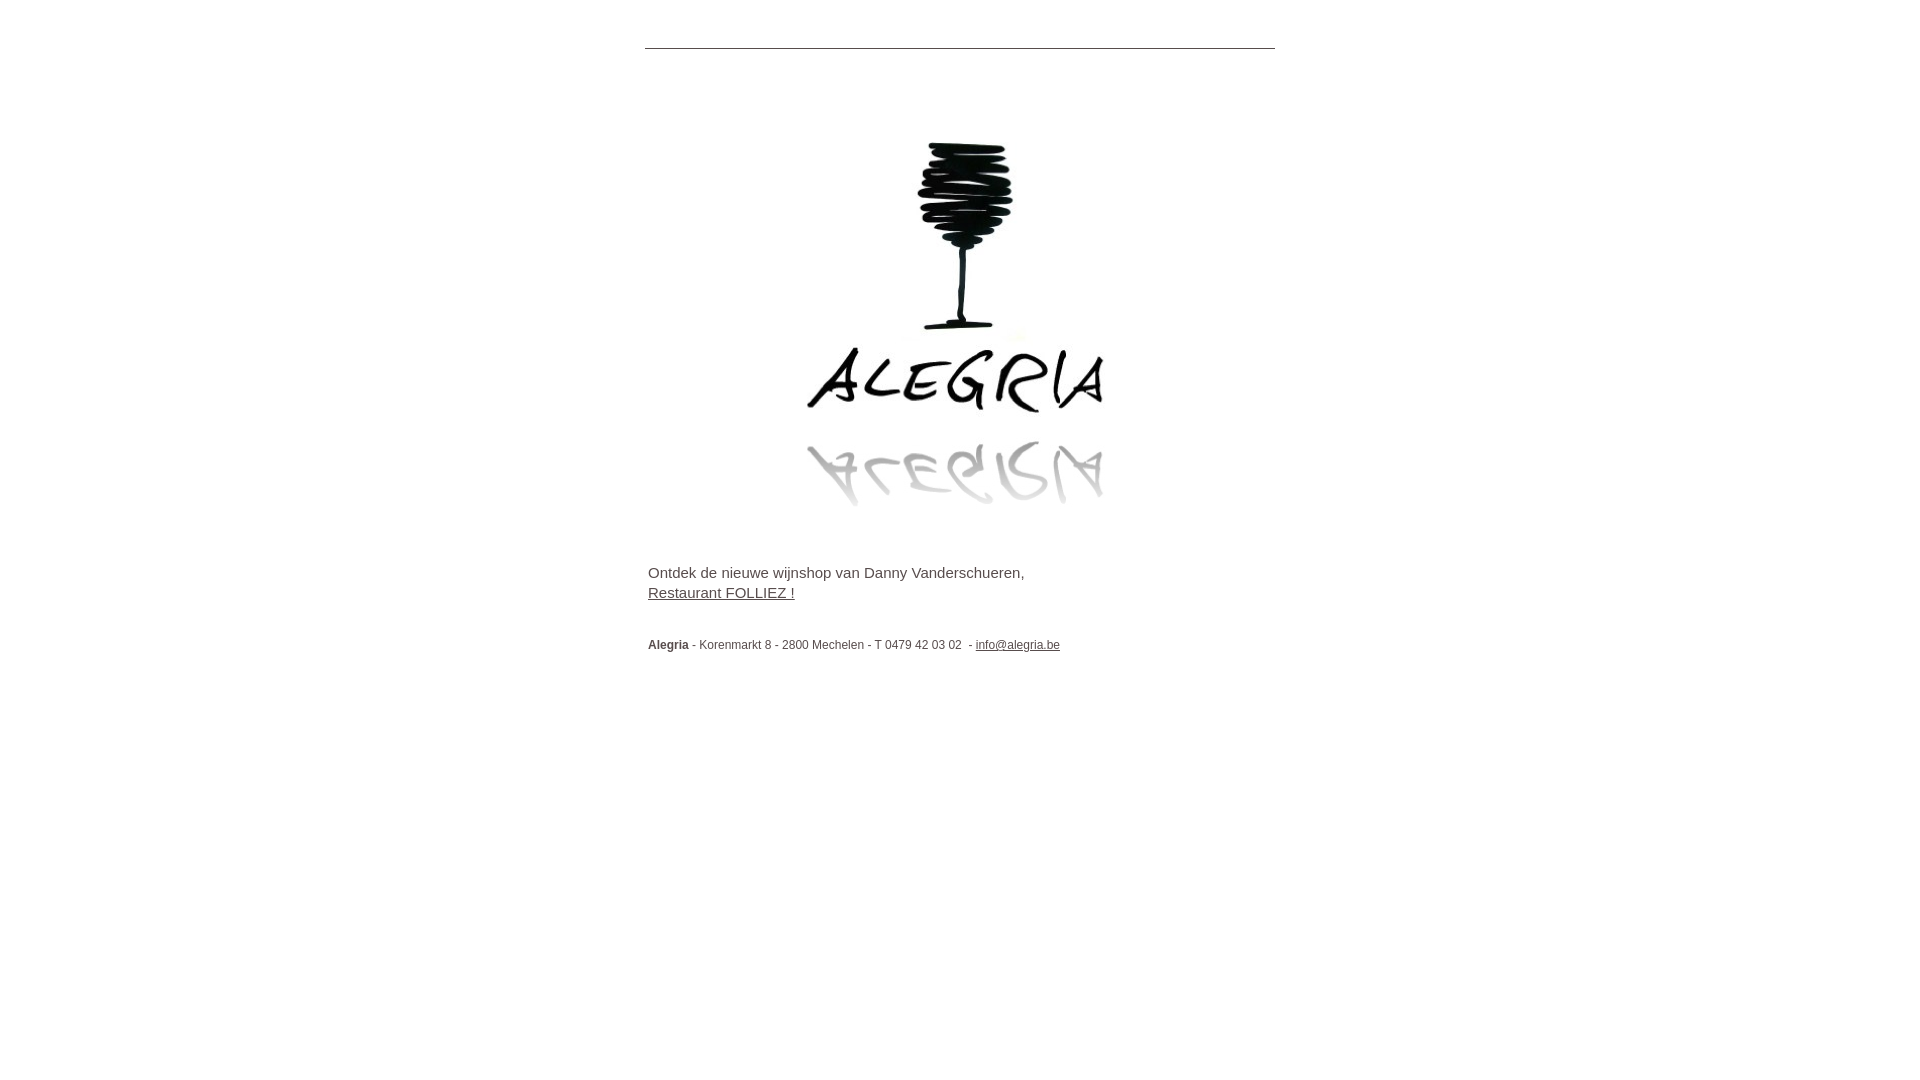 This screenshot has width=1920, height=1080. I want to click on 'info@alegria.be', so click(1017, 644).